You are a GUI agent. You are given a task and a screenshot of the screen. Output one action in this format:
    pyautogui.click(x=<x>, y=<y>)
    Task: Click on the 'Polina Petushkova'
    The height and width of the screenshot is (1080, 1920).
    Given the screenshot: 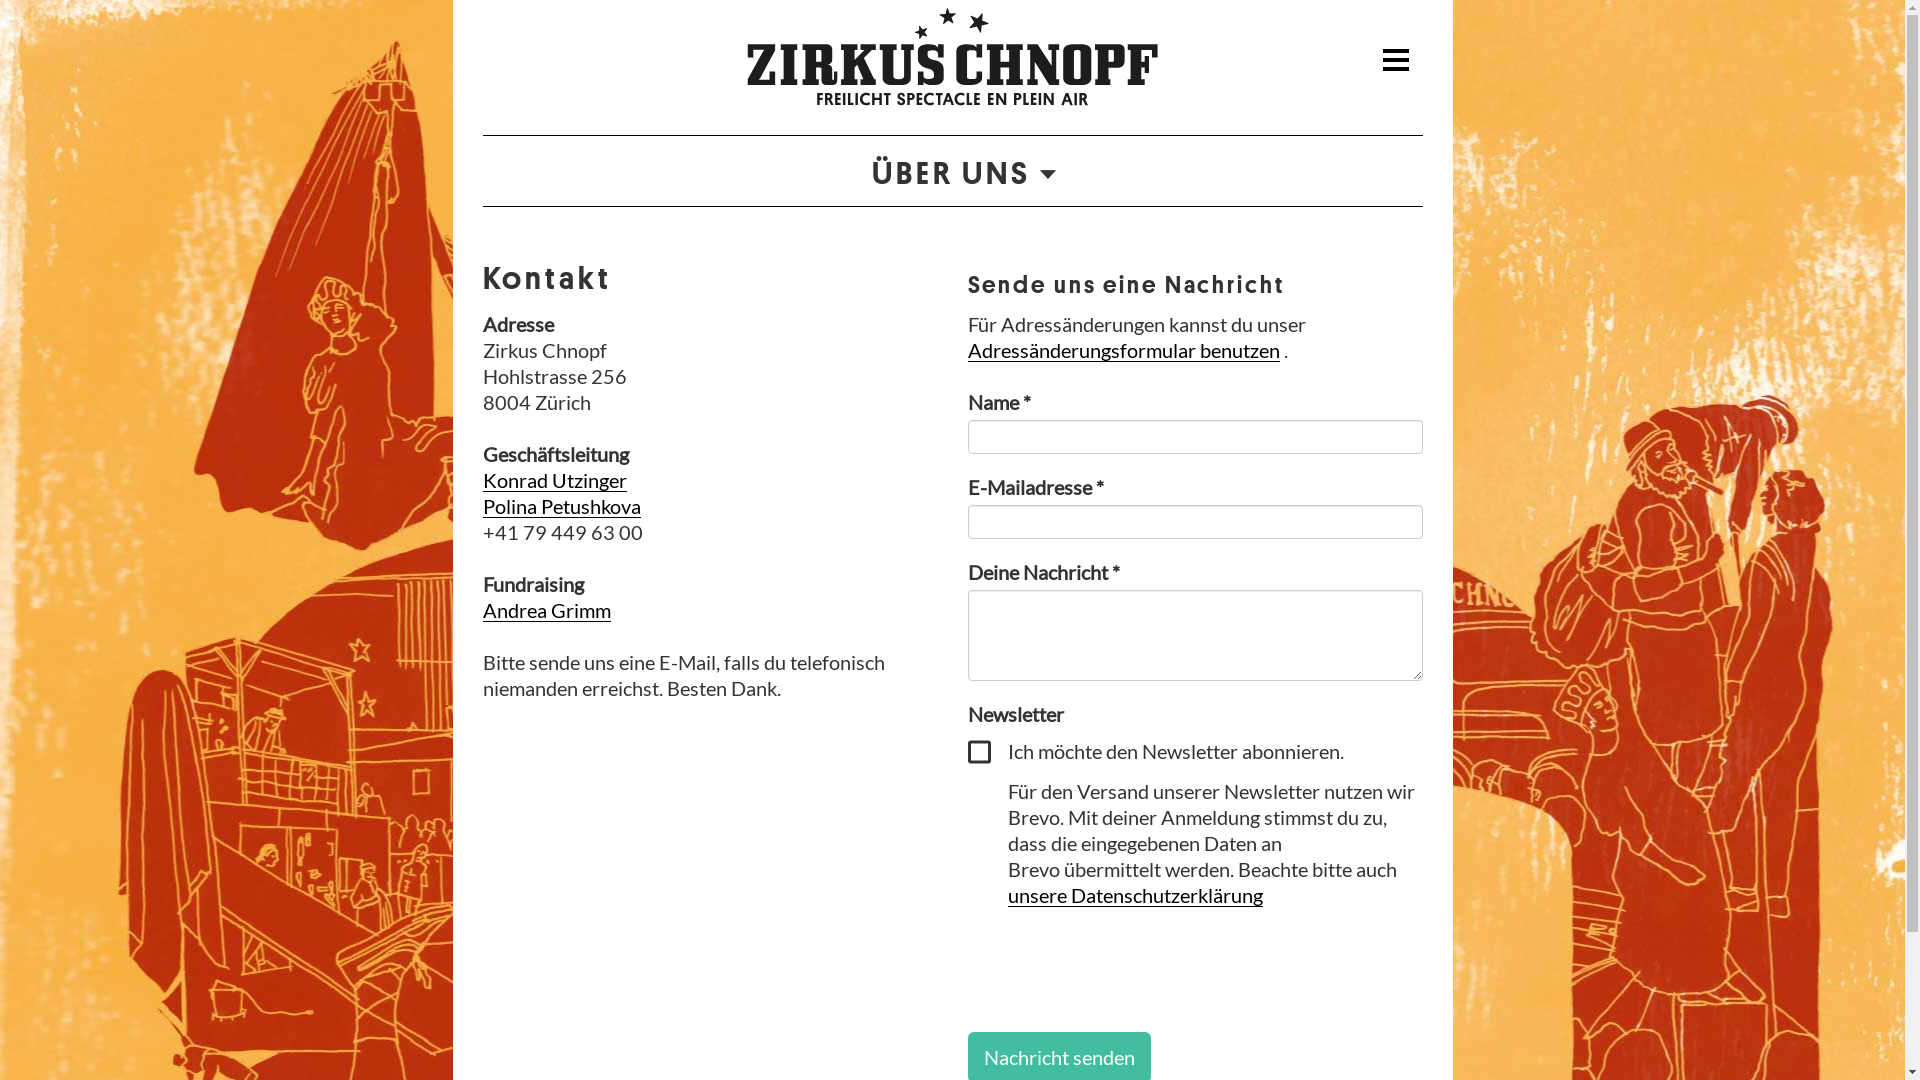 What is the action you would take?
    pyautogui.click(x=560, y=504)
    